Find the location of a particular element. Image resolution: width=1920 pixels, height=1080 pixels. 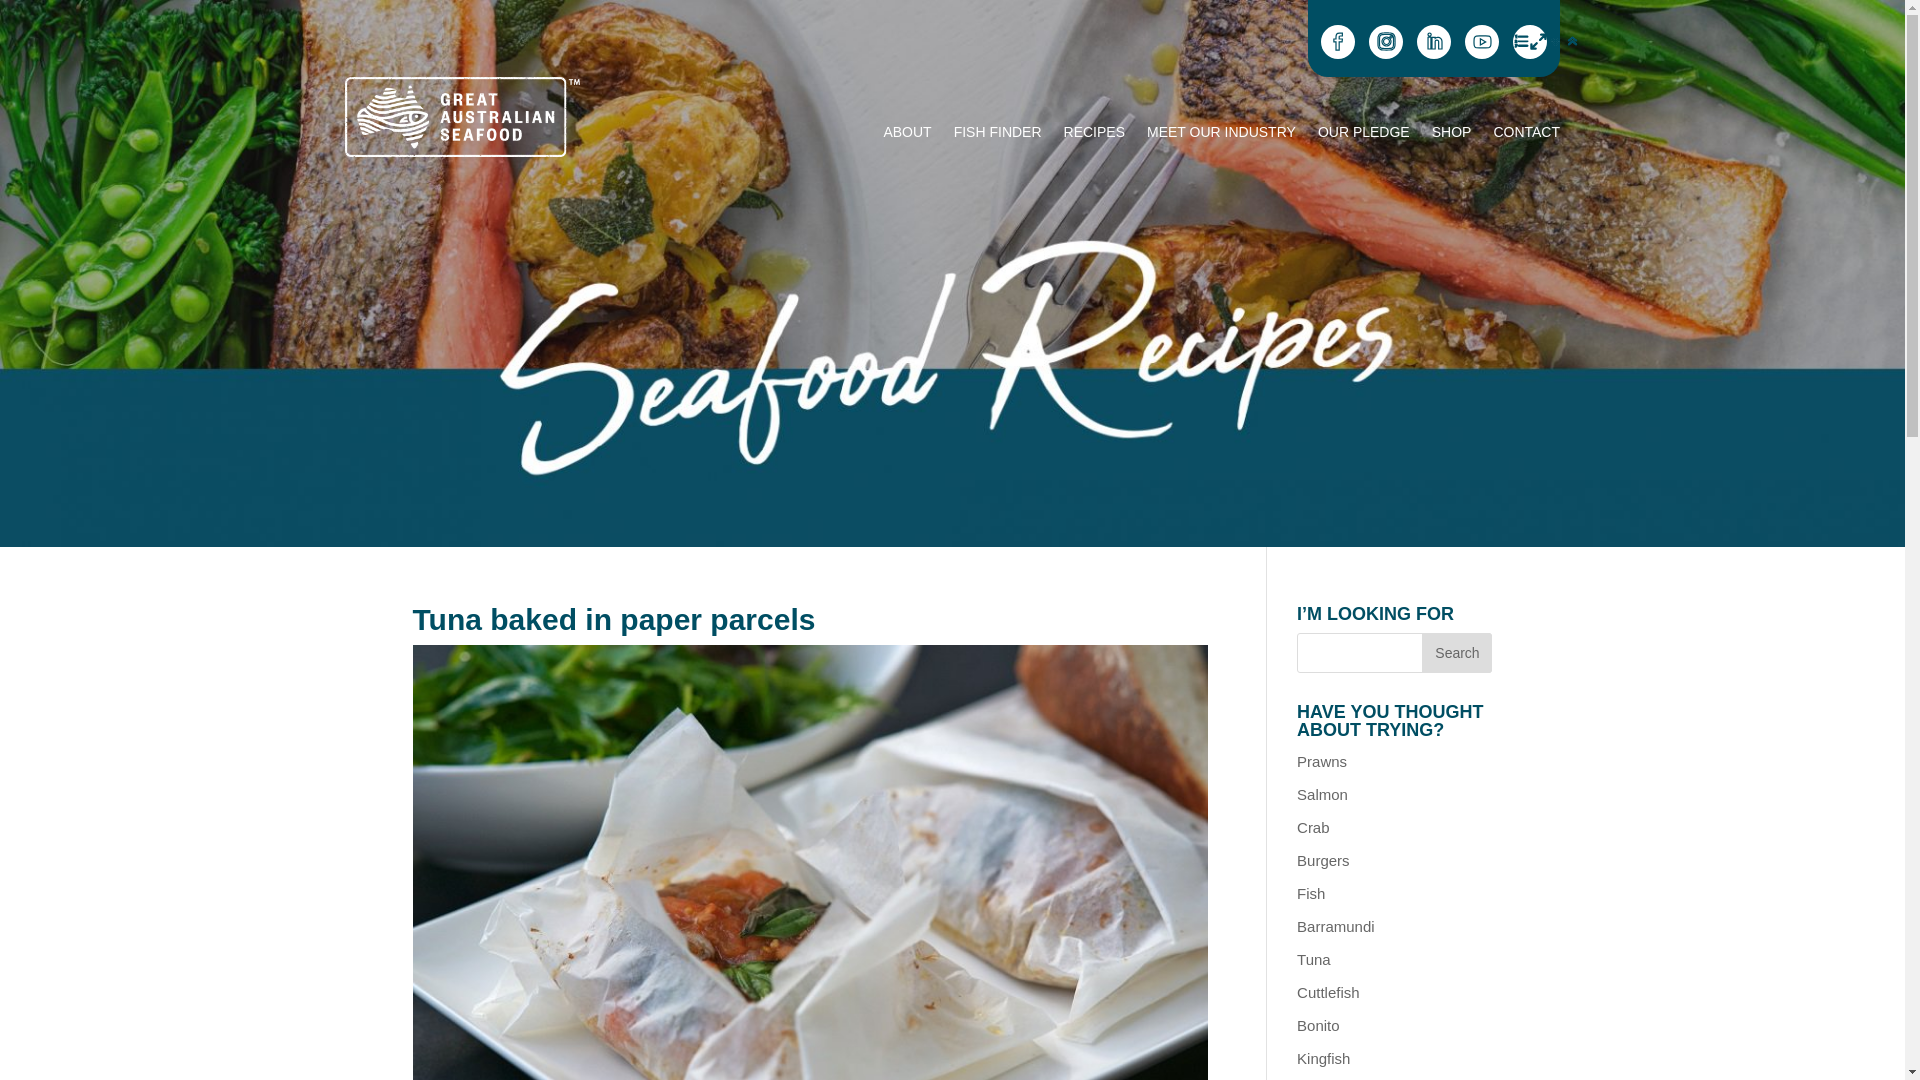

'Barramundi' is located at coordinates (1335, 926).